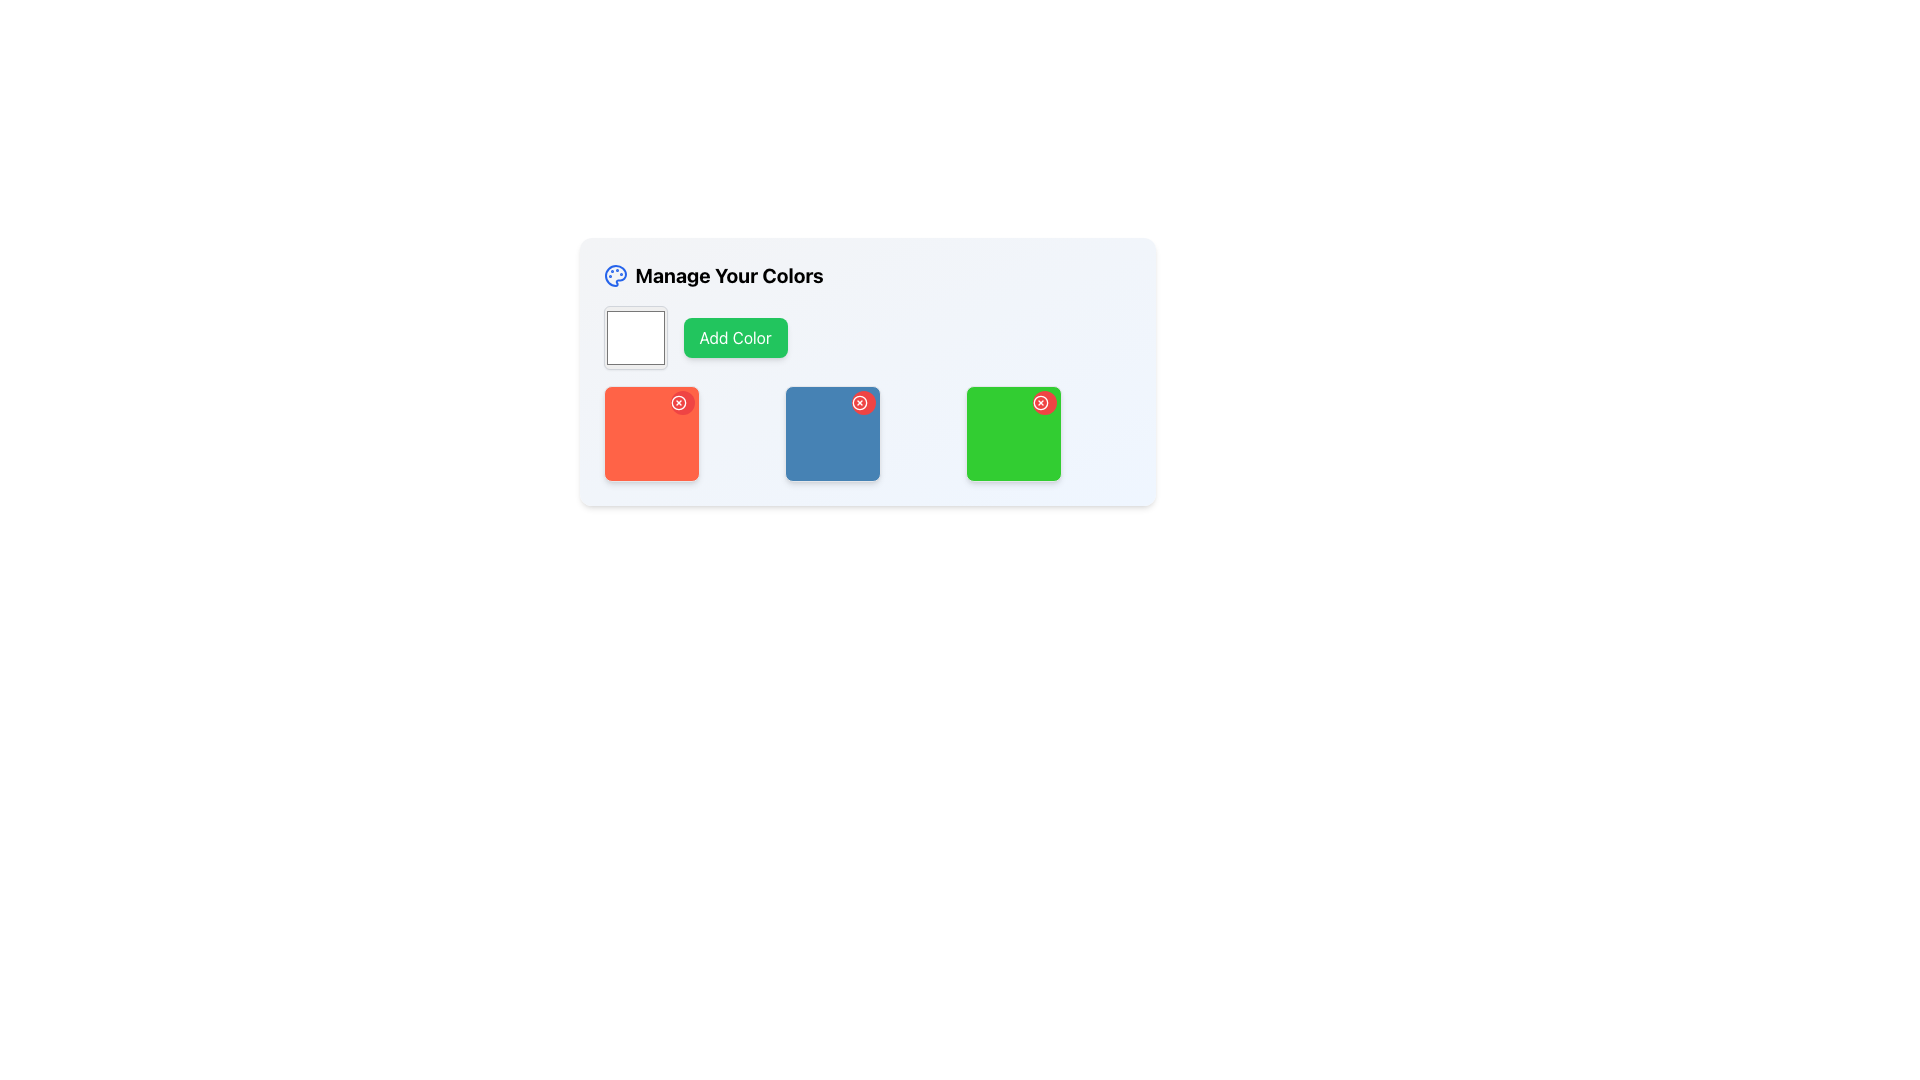 The height and width of the screenshot is (1080, 1920). I want to click on the small circular button with a red background and white cross icon located at the top-right corner of the blue square card, so click(863, 402).